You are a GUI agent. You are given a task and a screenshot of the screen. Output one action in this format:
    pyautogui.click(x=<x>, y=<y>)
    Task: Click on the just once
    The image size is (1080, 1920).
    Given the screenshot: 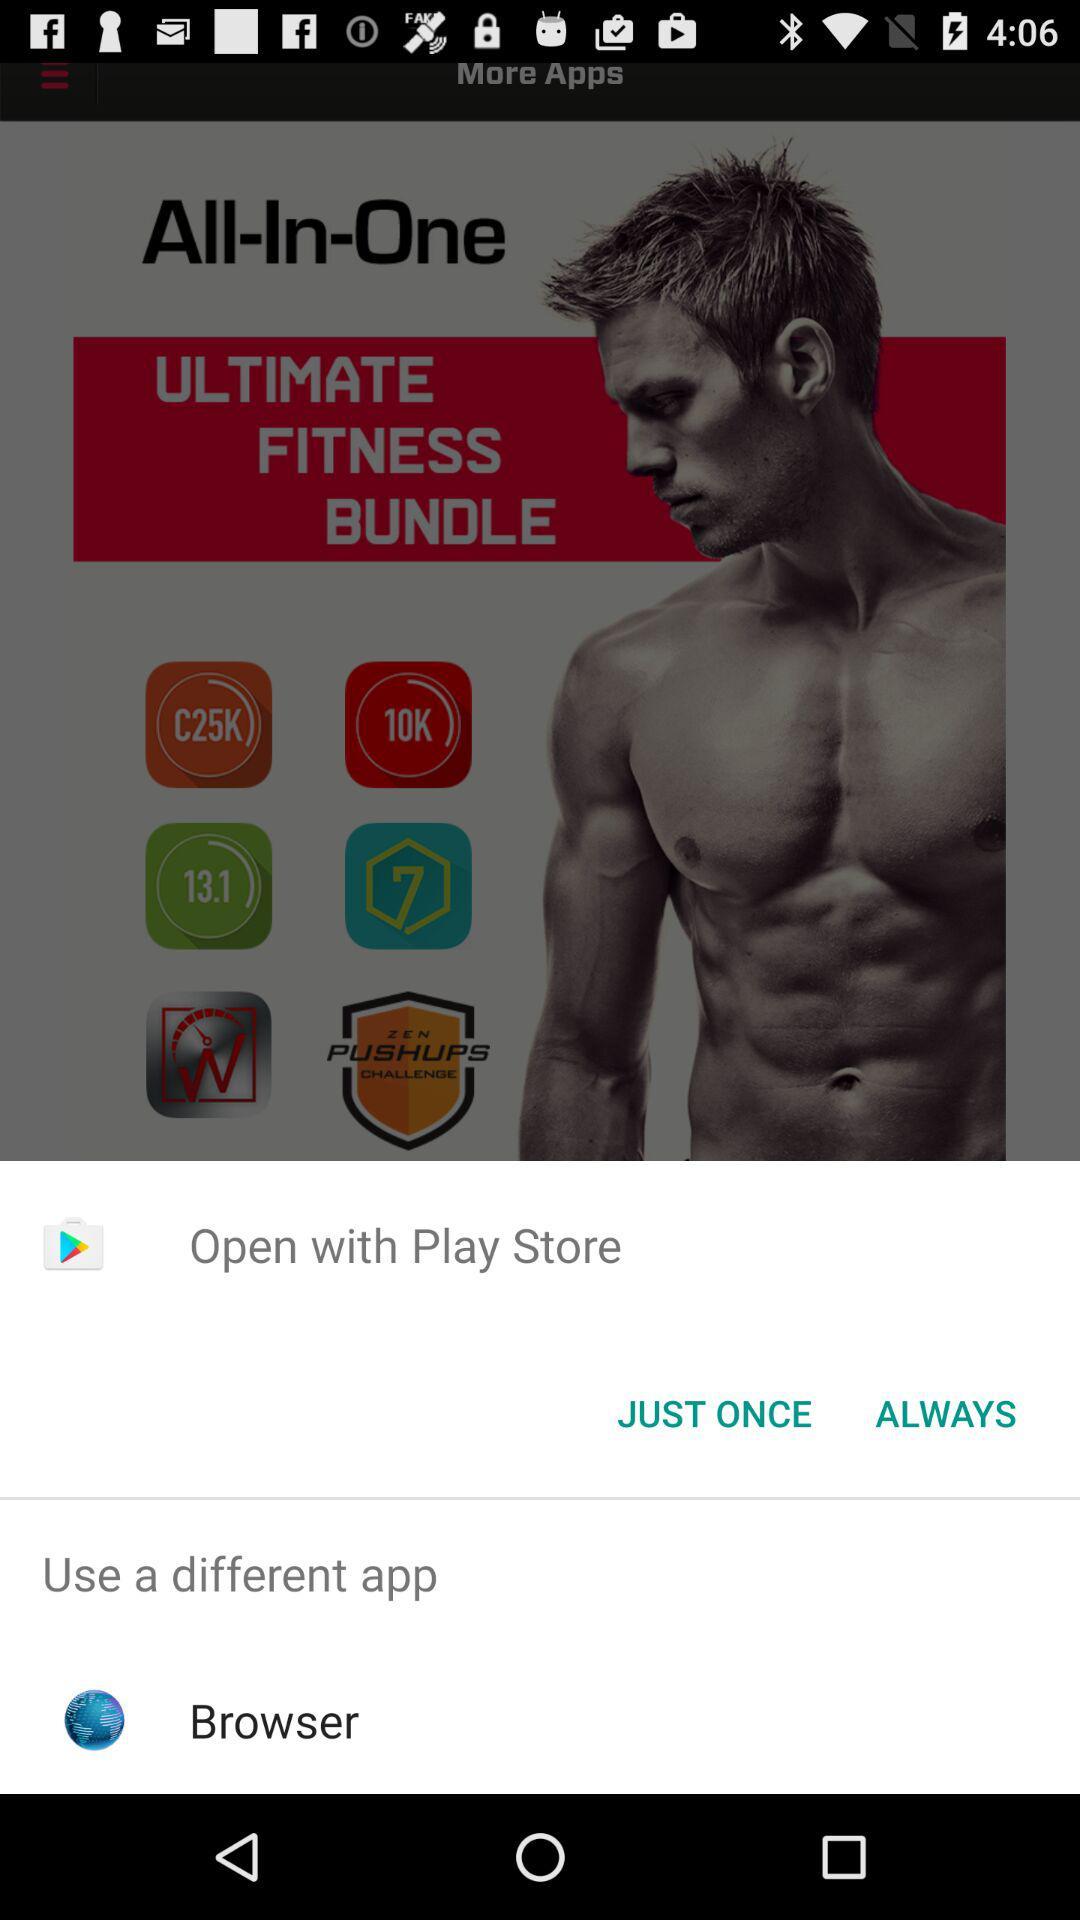 What is the action you would take?
    pyautogui.click(x=713, y=1411)
    